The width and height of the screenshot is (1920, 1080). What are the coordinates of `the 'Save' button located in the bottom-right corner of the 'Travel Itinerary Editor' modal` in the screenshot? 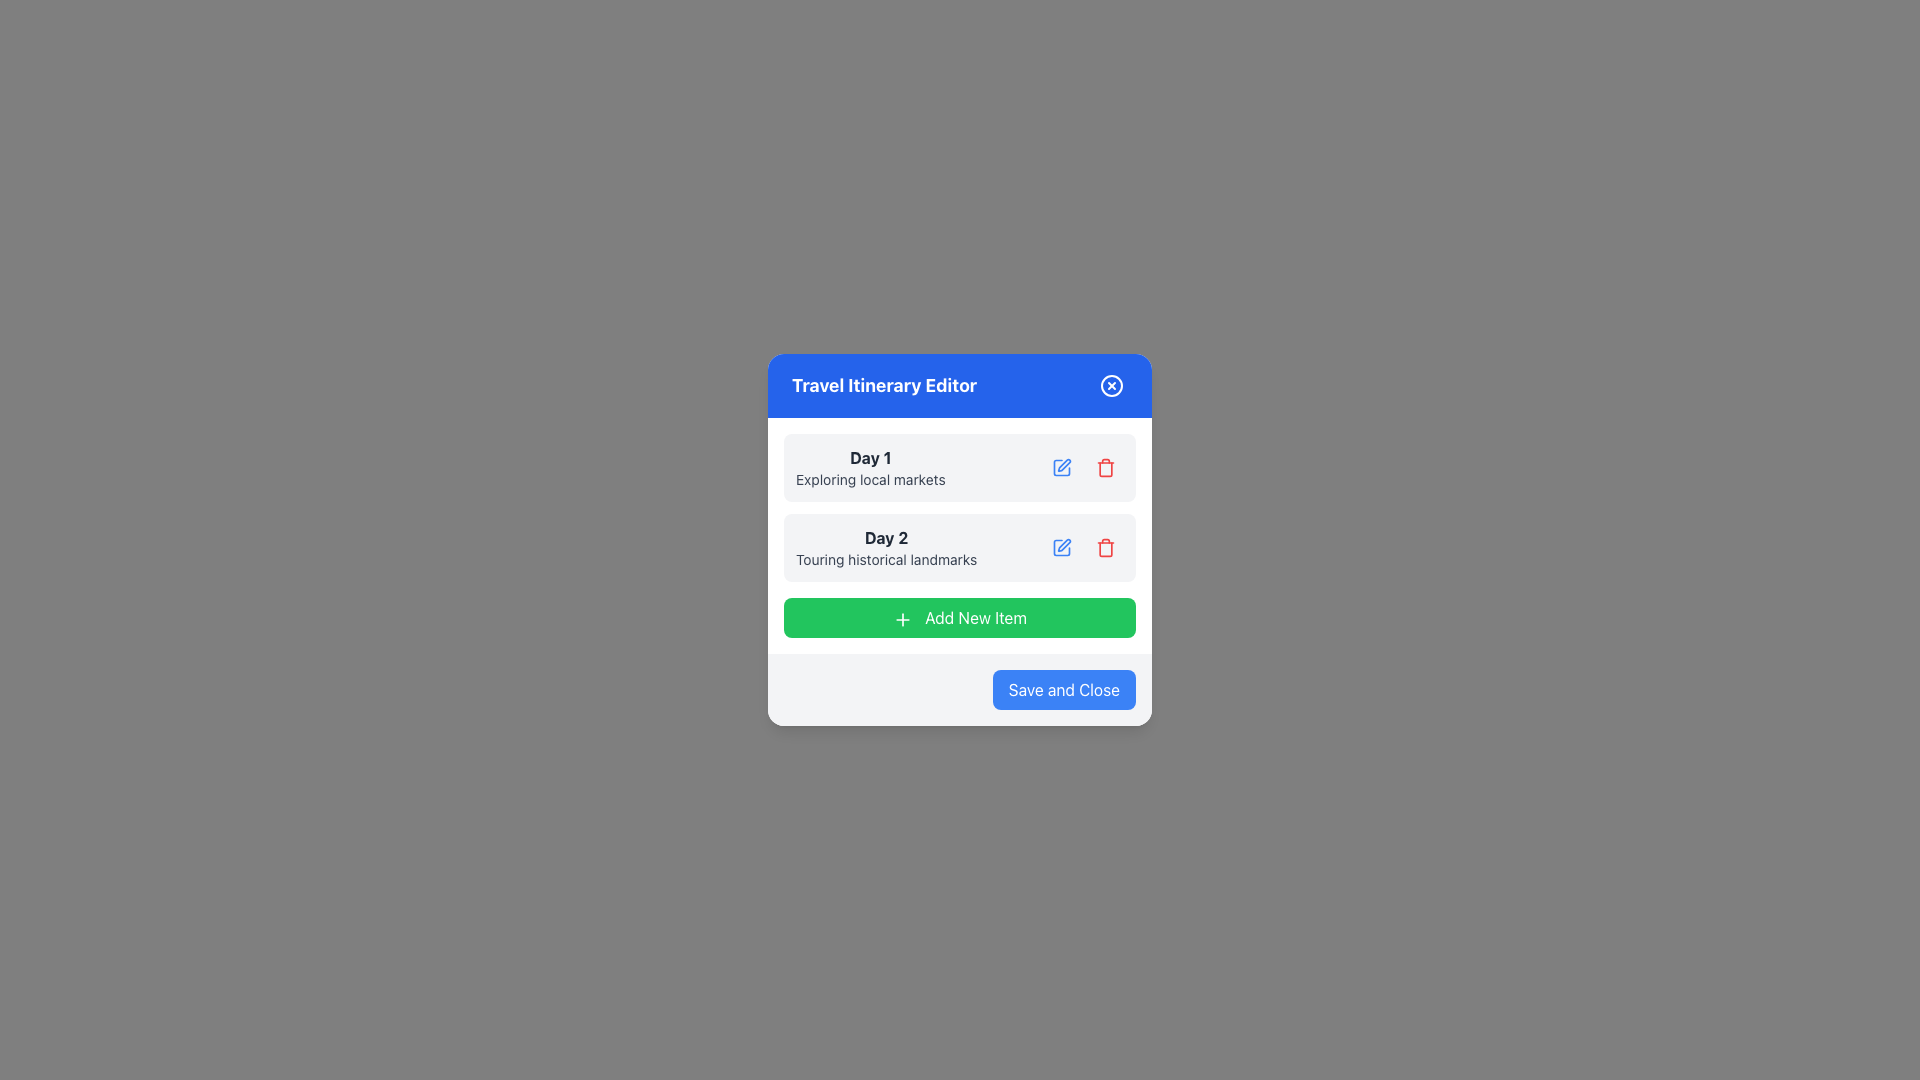 It's located at (1063, 689).